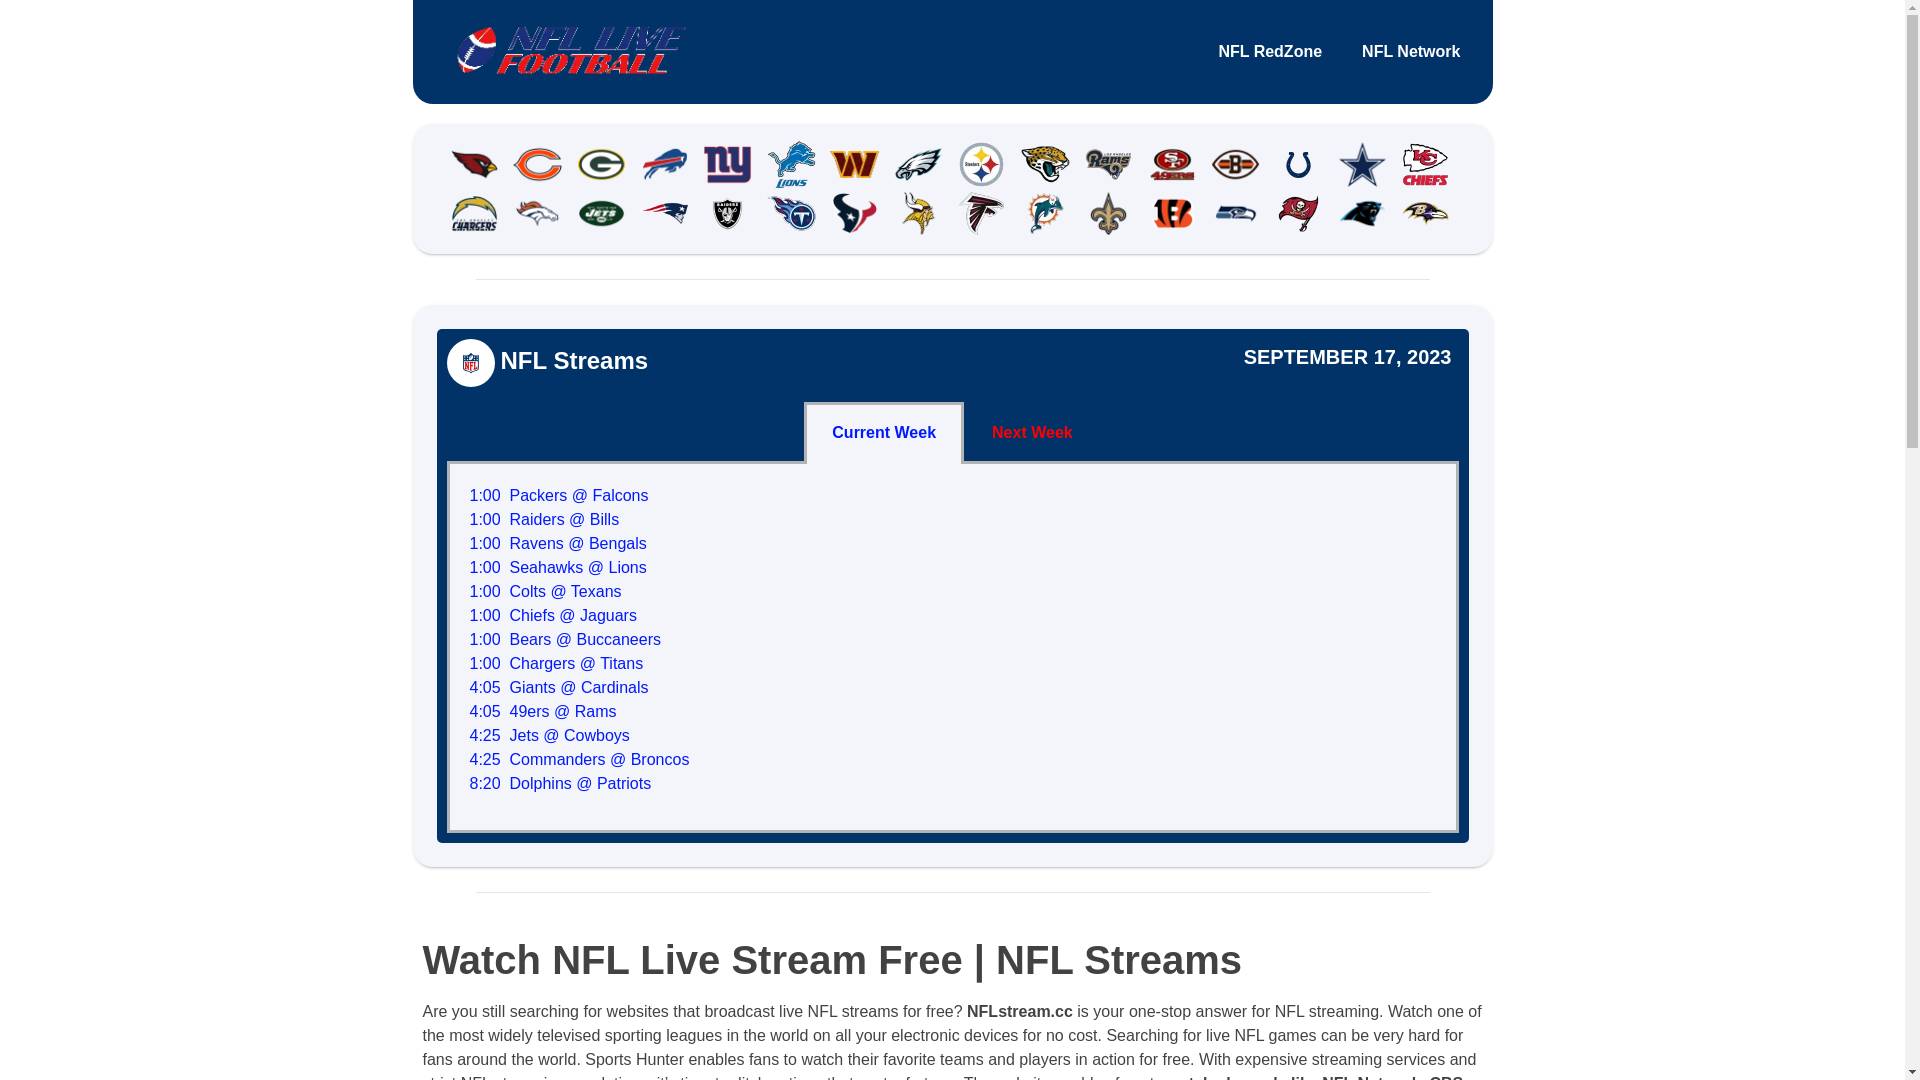 Image resolution: width=1920 pixels, height=1080 pixels. Describe the element at coordinates (509, 543) in the screenshot. I see `'Ravens @ Bengals'` at that location.